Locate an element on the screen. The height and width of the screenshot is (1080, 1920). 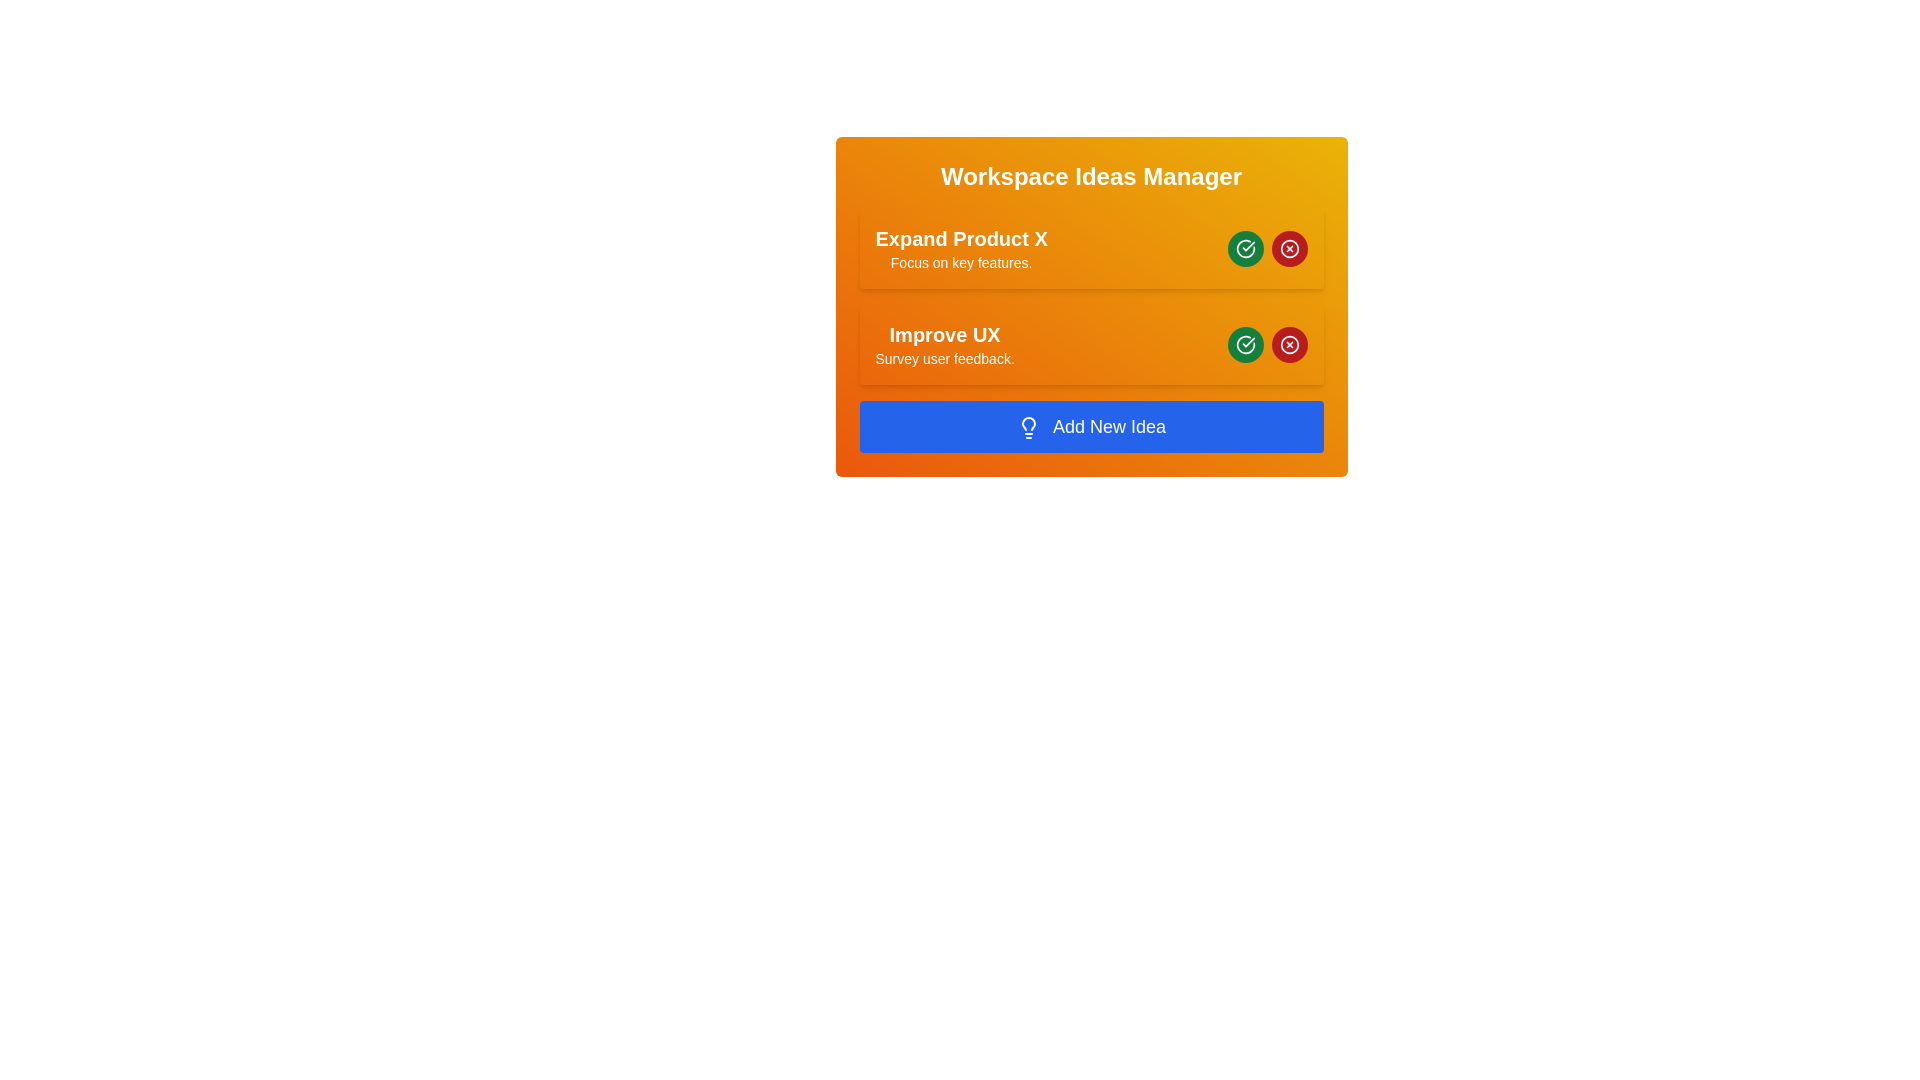
the static text label that serves as a prominent heading for 'Product X', located in the upper section of the central workspace card is located at coordinates (961, 238).